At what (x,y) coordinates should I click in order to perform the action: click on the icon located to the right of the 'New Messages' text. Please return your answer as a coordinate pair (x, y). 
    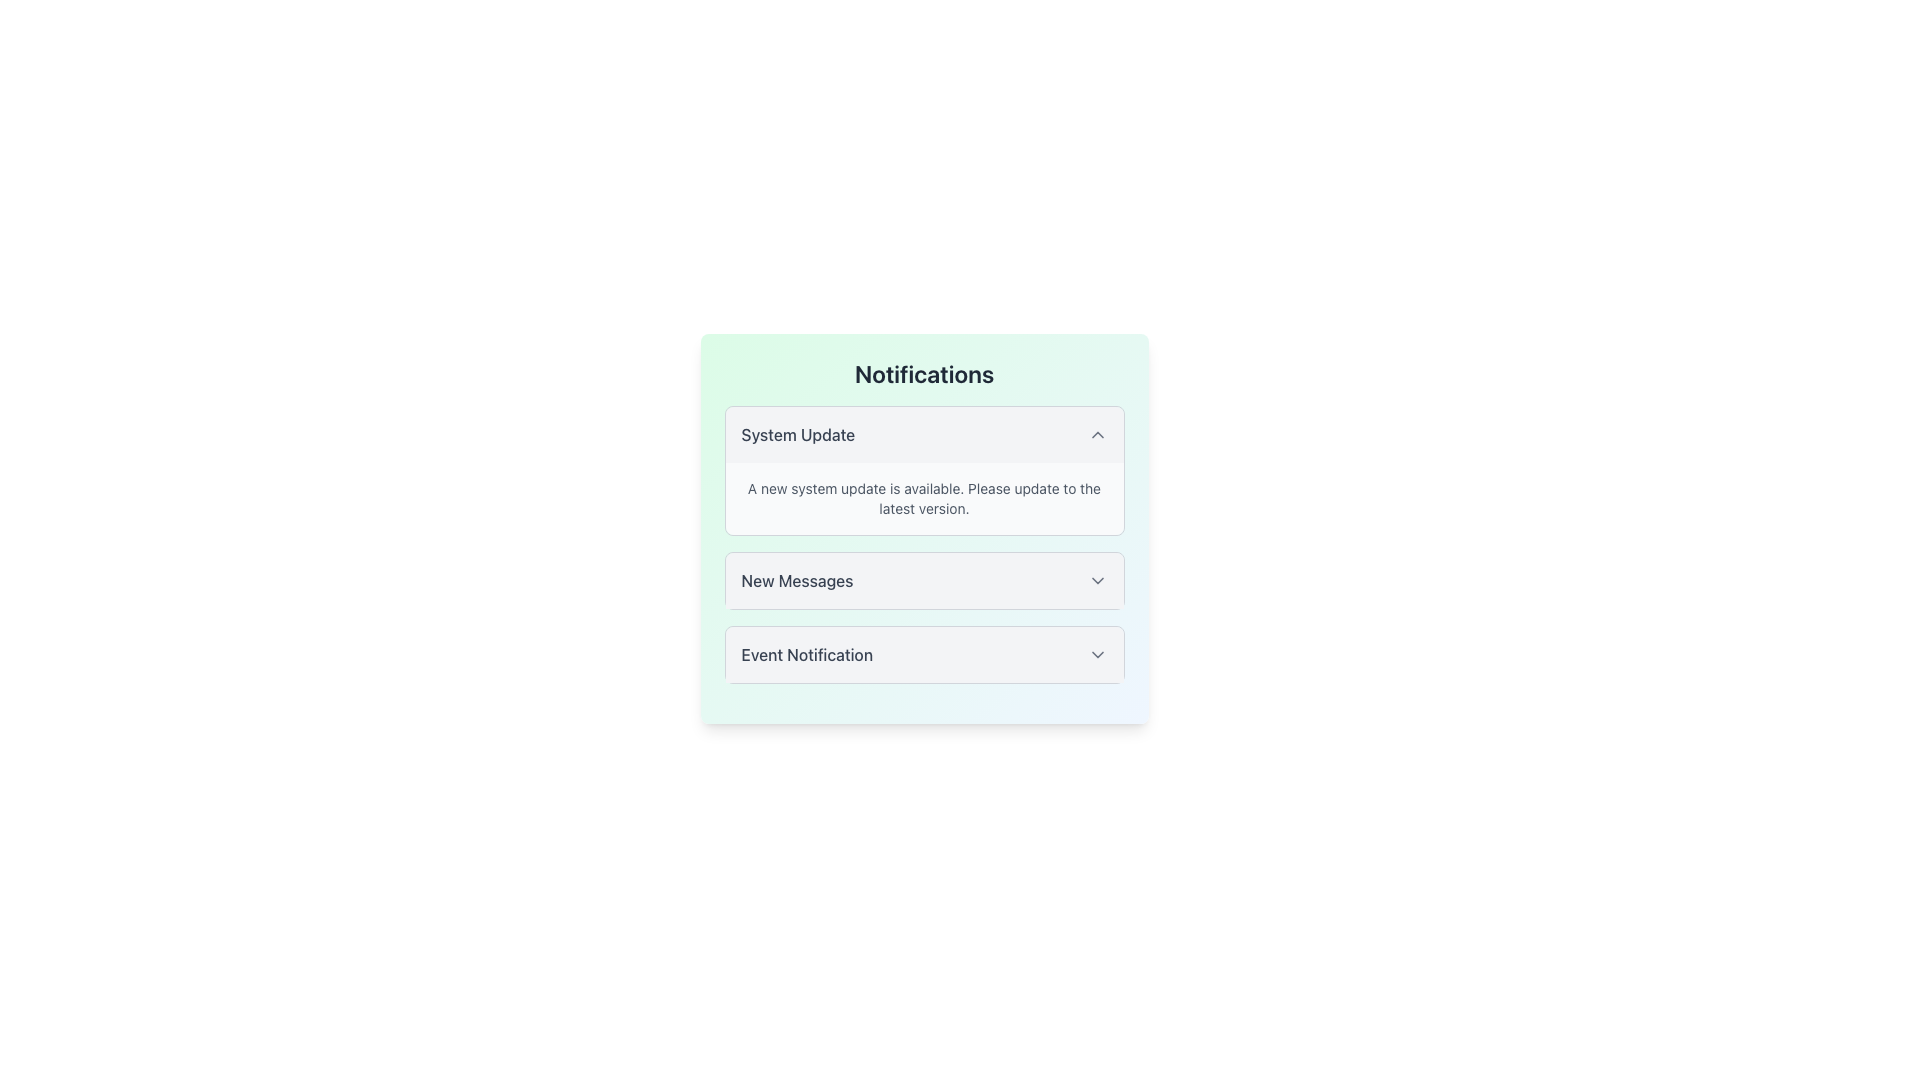
    Looking at the image, I should click on (1096, 581).